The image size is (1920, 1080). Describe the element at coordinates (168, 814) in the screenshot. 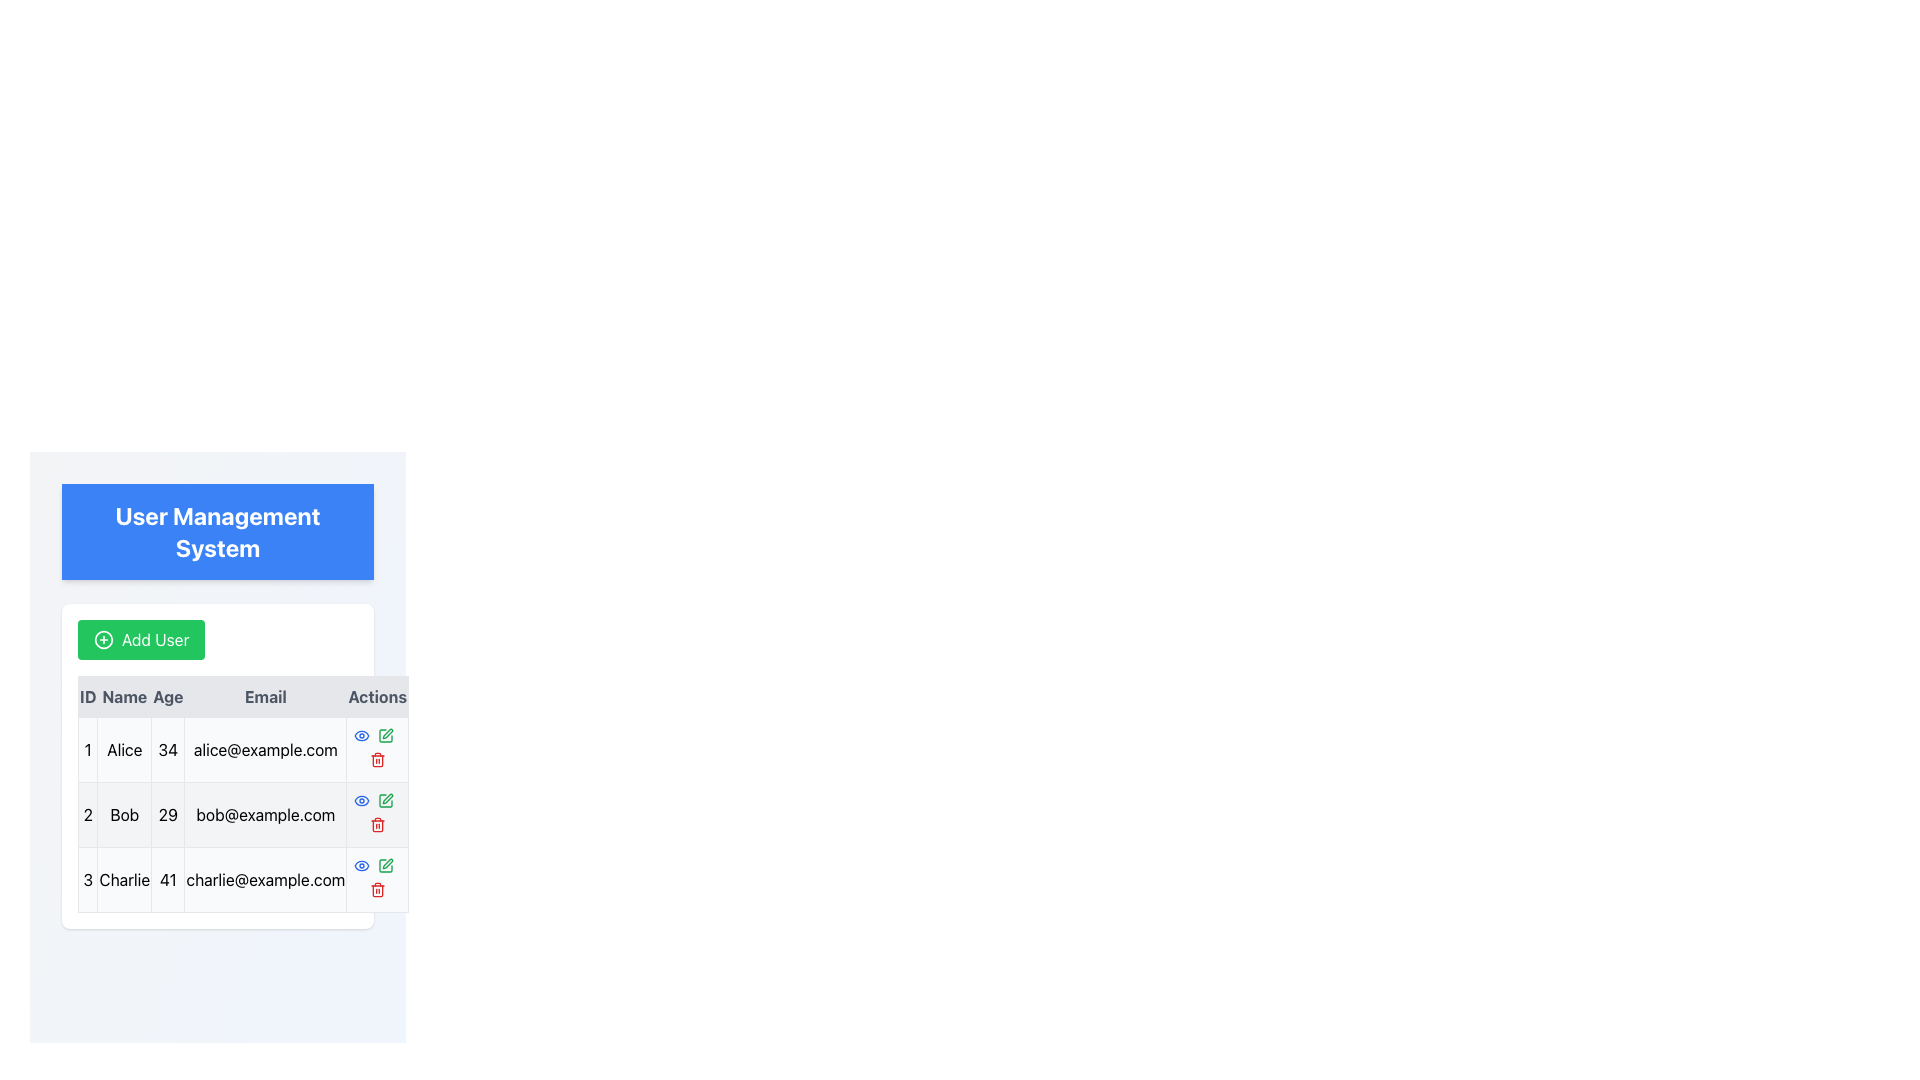

I see `the table cell displaying the age '29' for the individual named 'Bob' in the second row of the table` at that location.